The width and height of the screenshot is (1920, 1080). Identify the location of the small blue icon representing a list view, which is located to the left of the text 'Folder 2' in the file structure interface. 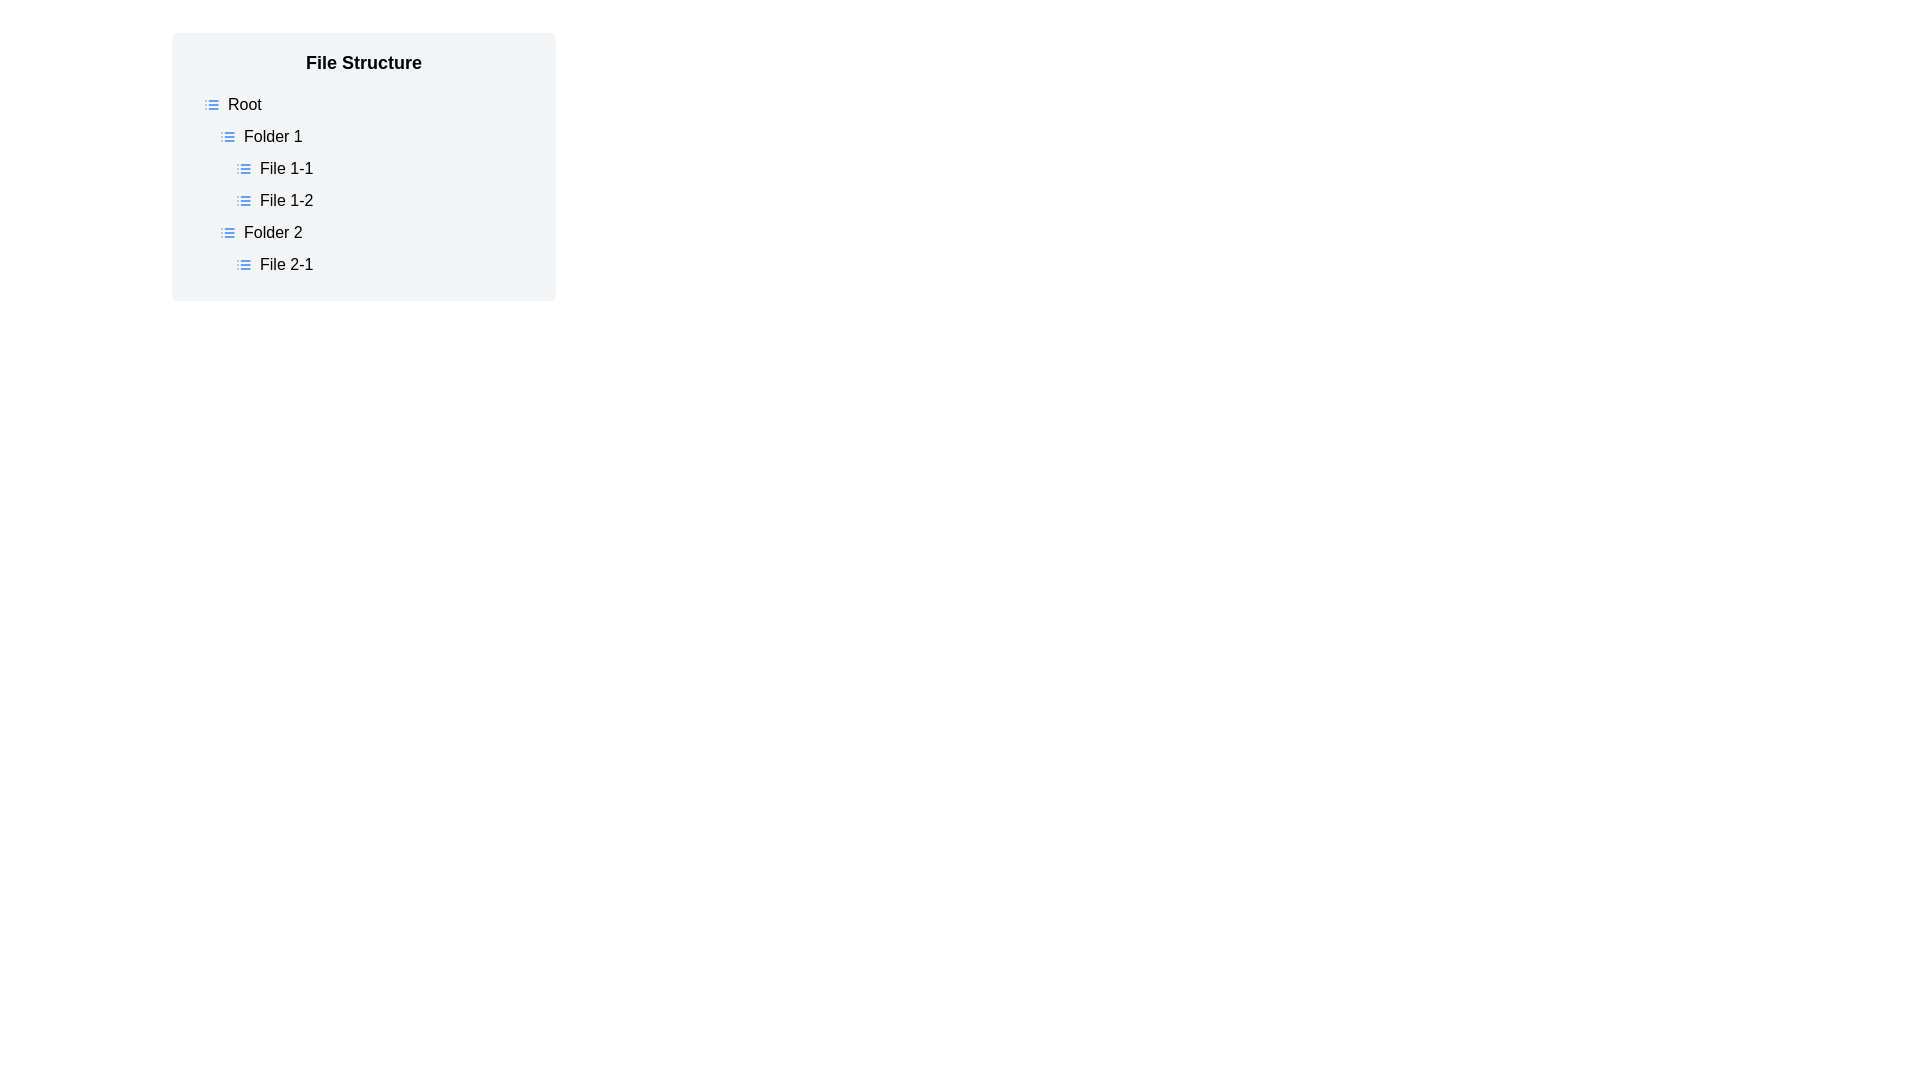
(227, 231).